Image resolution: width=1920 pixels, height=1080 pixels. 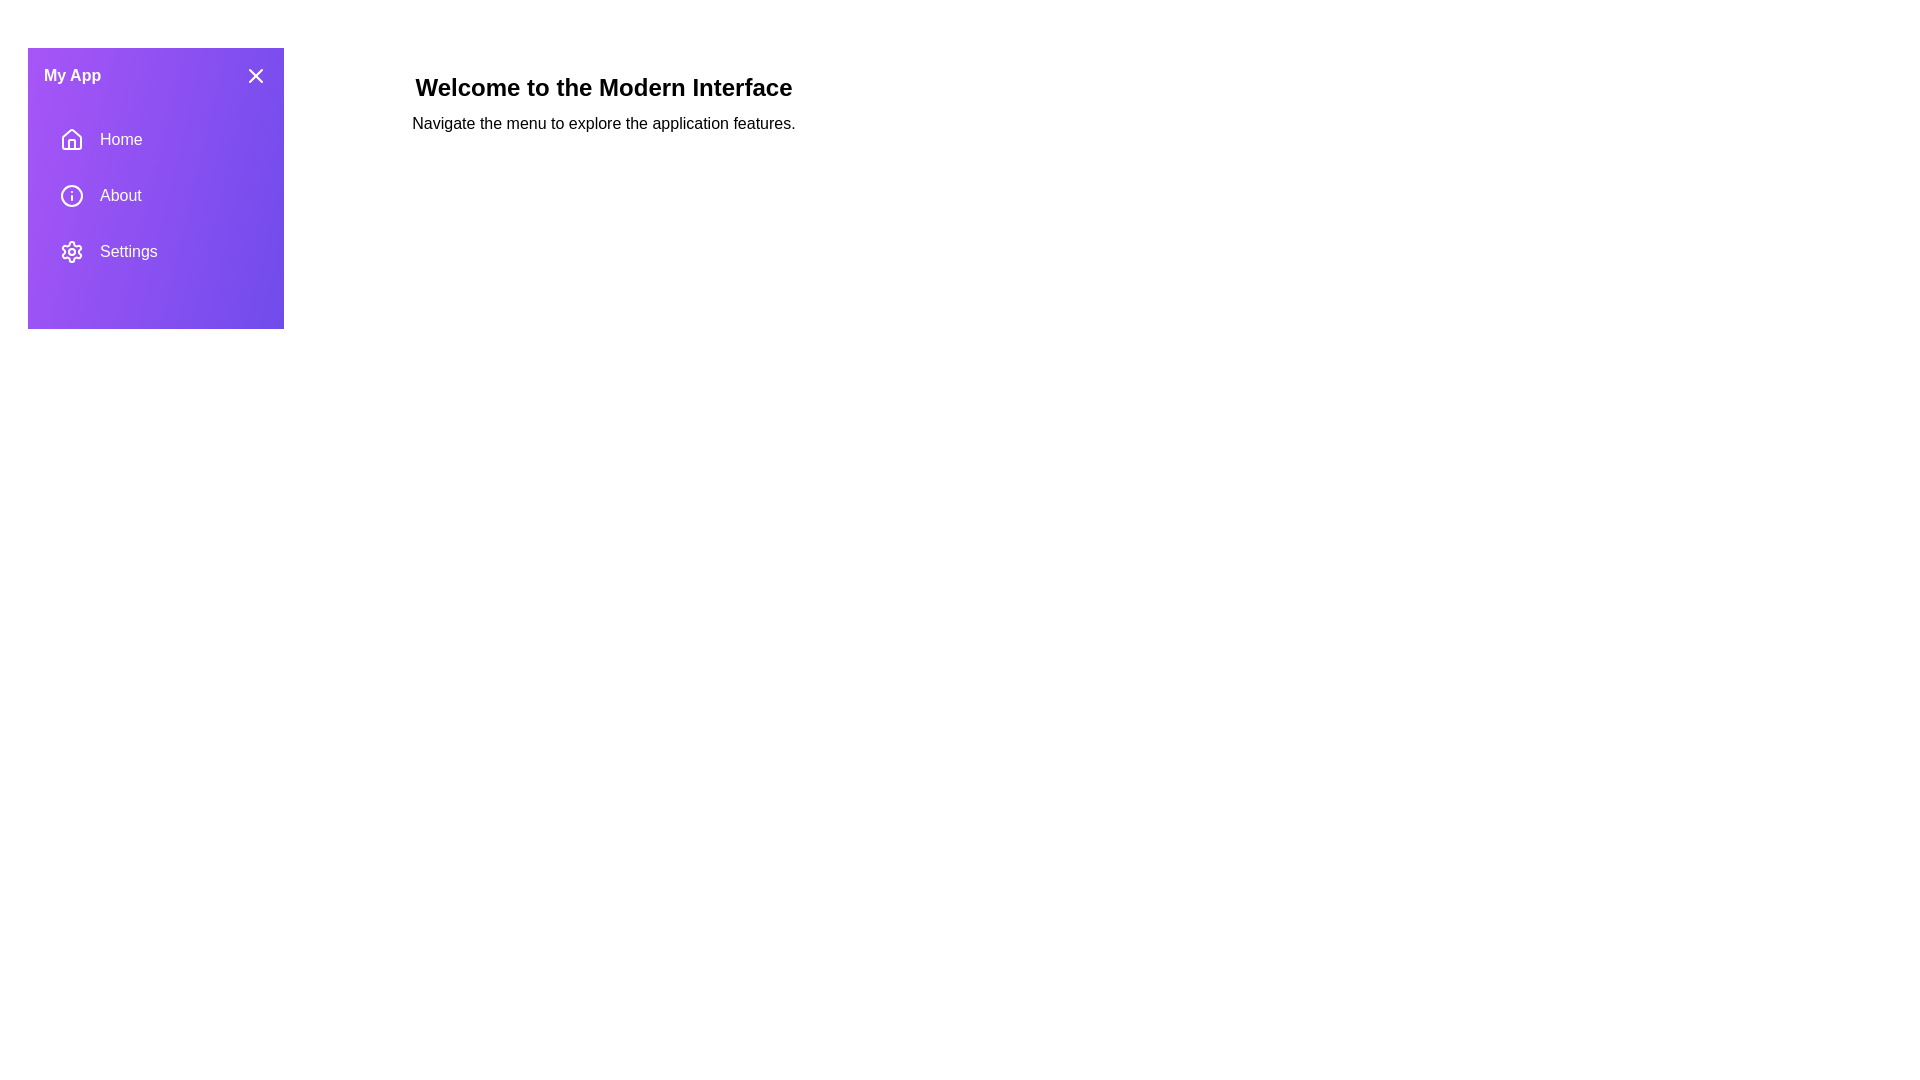 I want to click on toggle button to toggle the drawer's visibility, so click(x=254, y=75).